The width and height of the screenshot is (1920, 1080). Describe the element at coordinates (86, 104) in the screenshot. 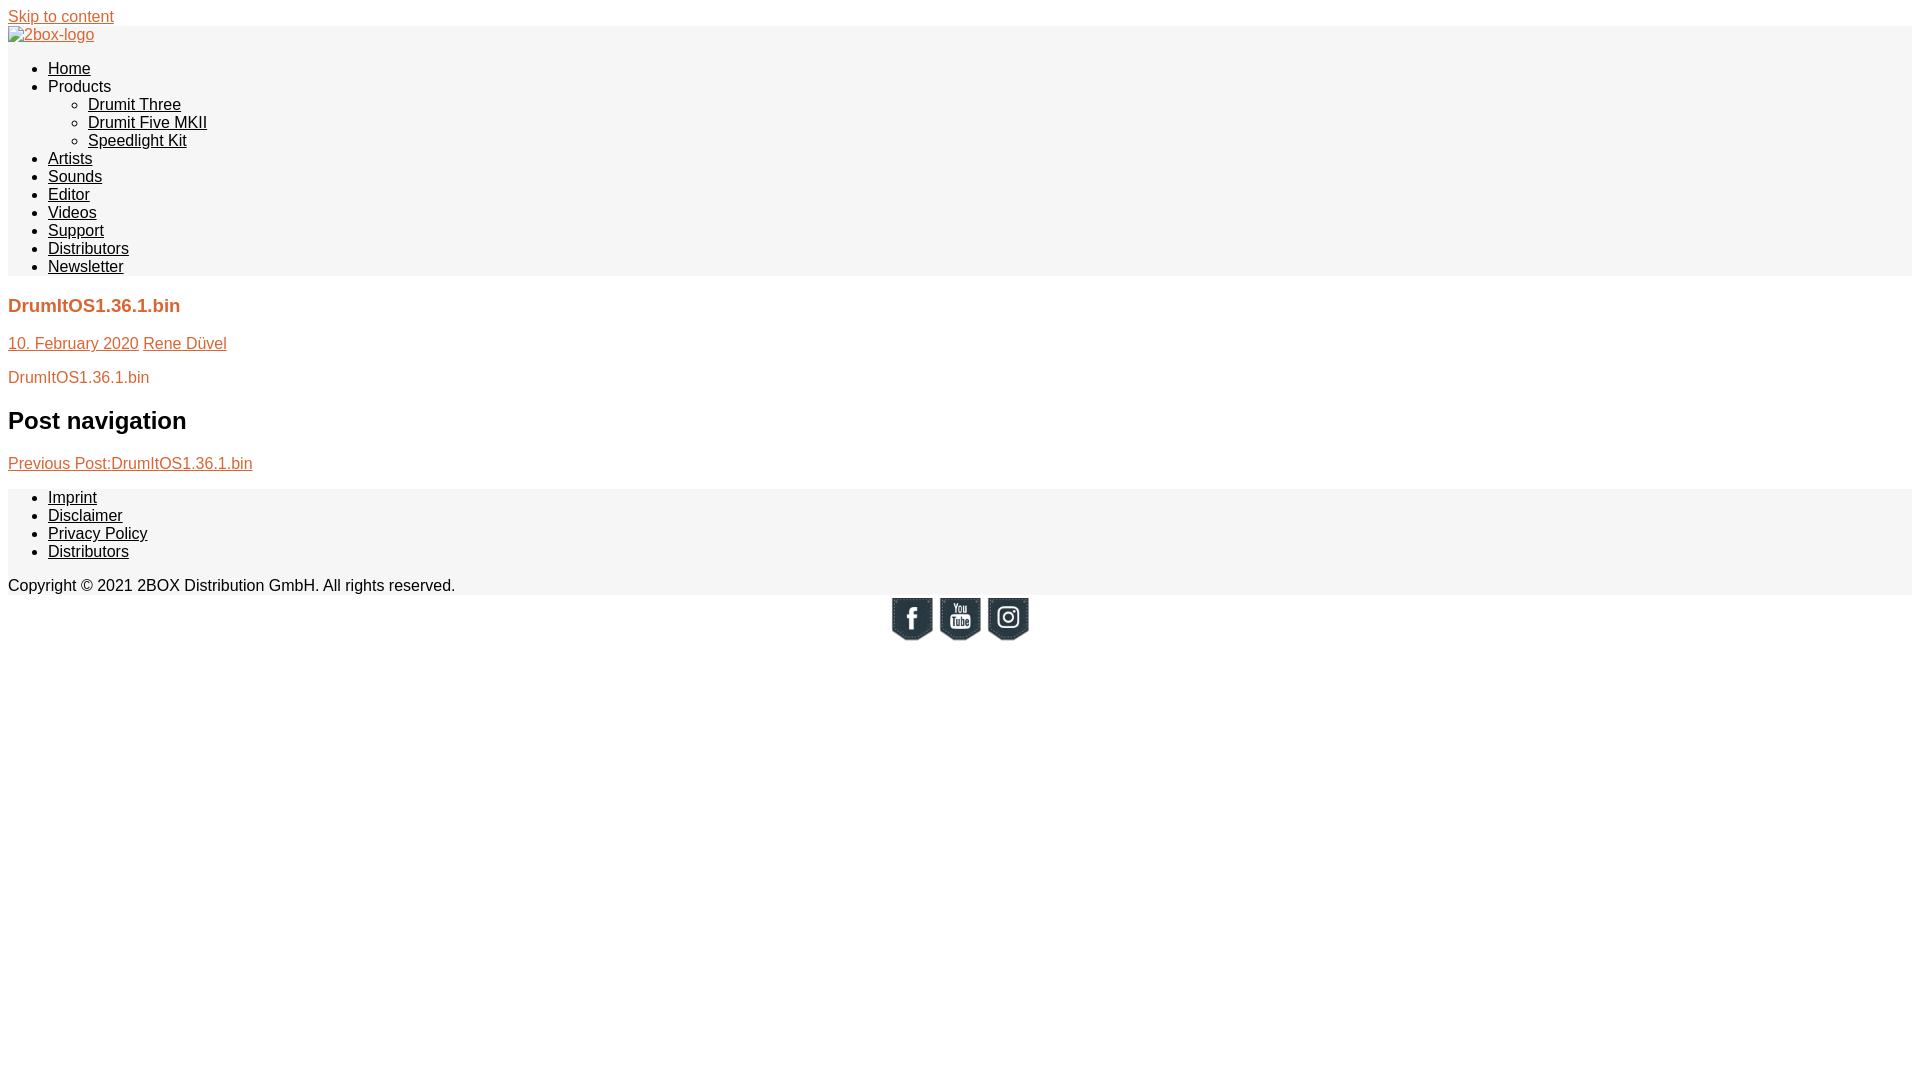

I see `'Drumit Three'` at that location.